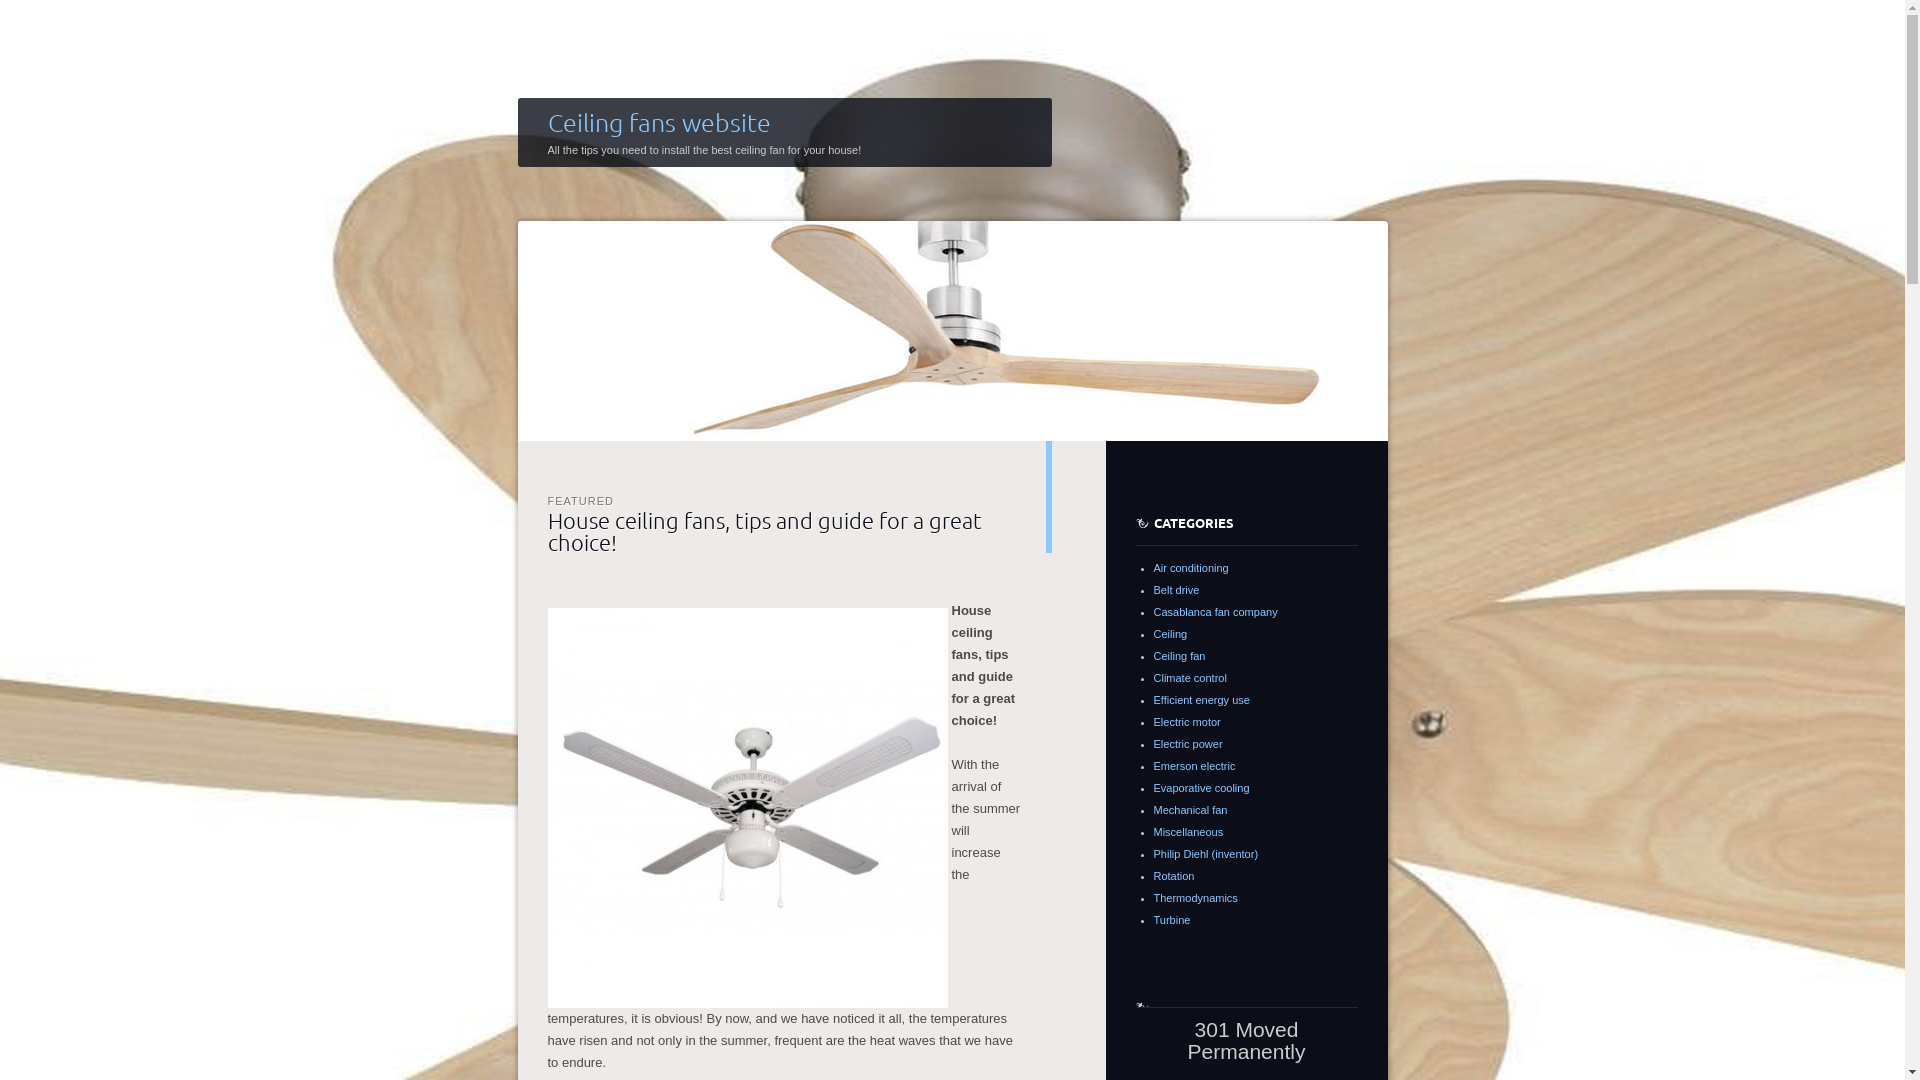 The height and width of the screenshot is (1080, 1920). Describe the element at coordinates (1195, 897) in the screenshot. I see `'Thermodynamics'` at that location.